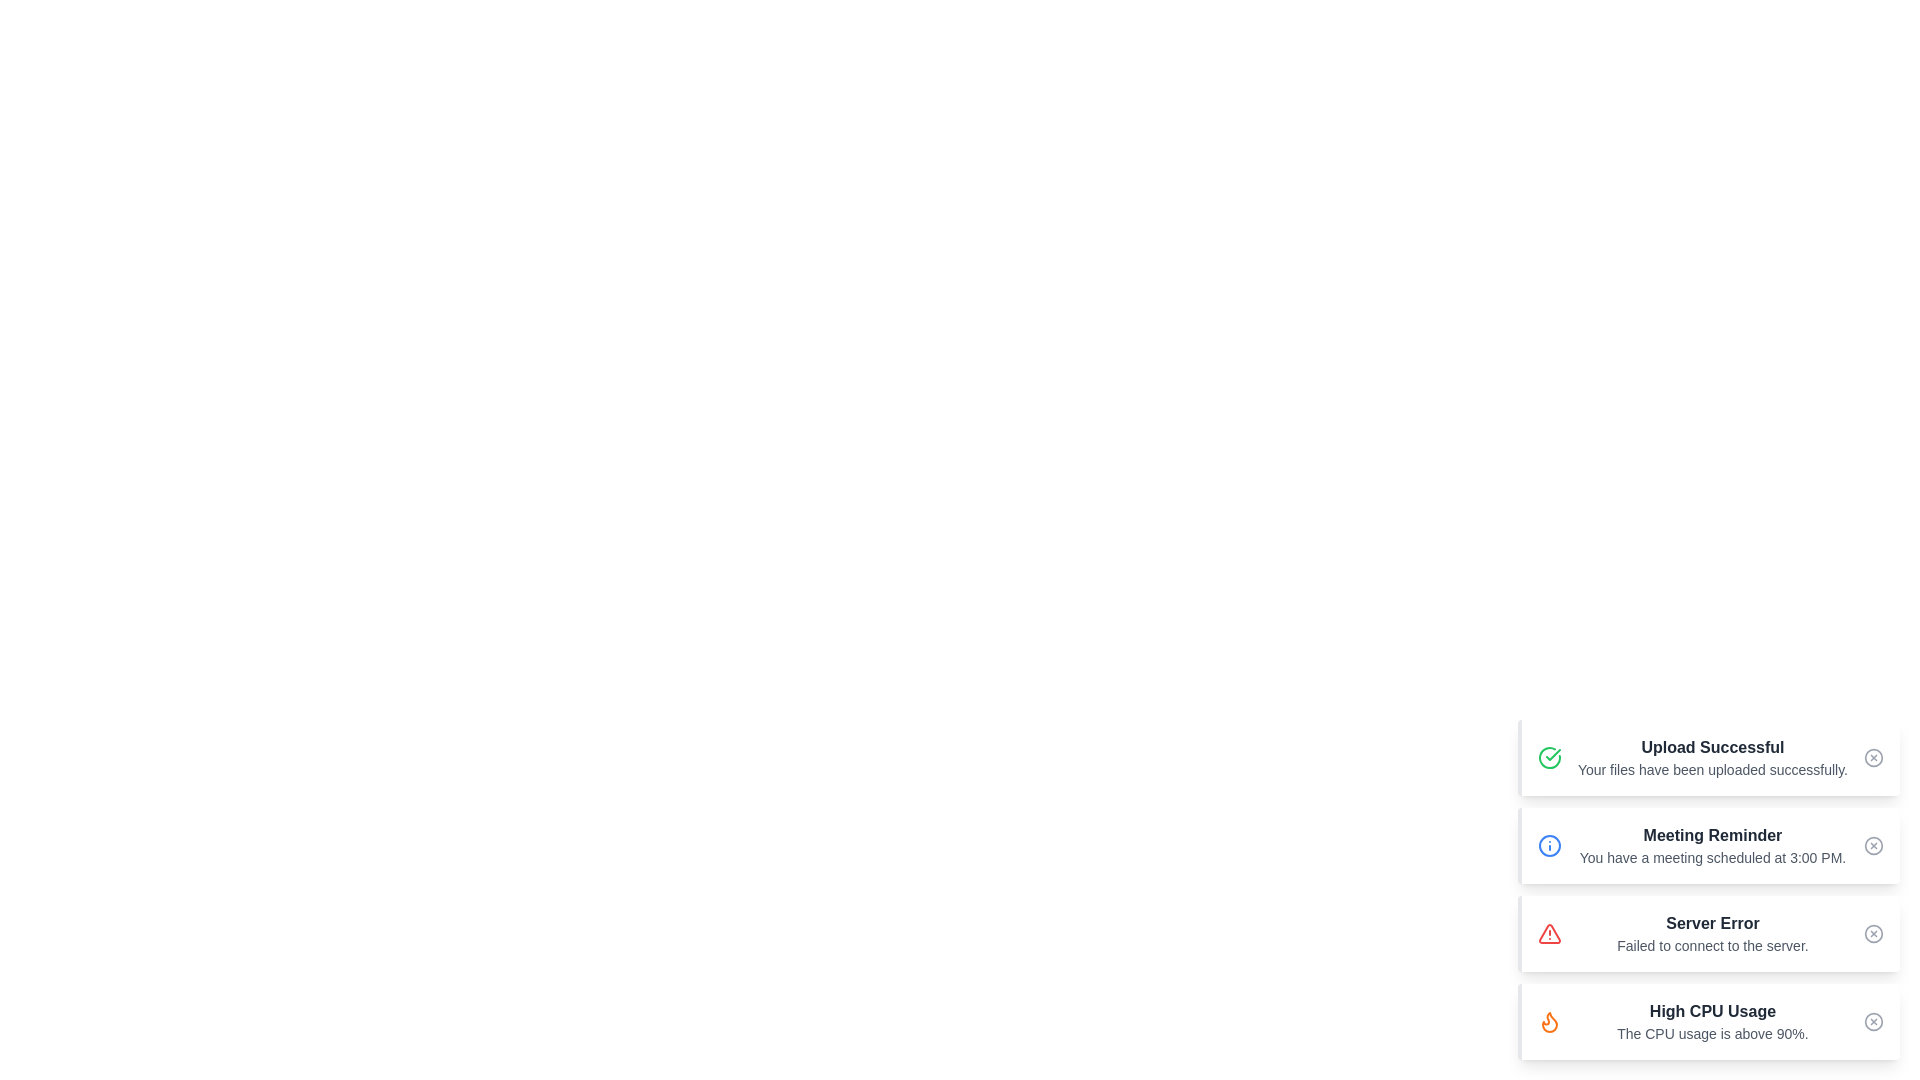 Image resolution: width=1920 pixels, height=1080 pixels. What do you see at coordinates (1707, 758) in the screenshot?
I see `the content of the alert titled 'Upload Successful'` at bounding box center [1707, 758].